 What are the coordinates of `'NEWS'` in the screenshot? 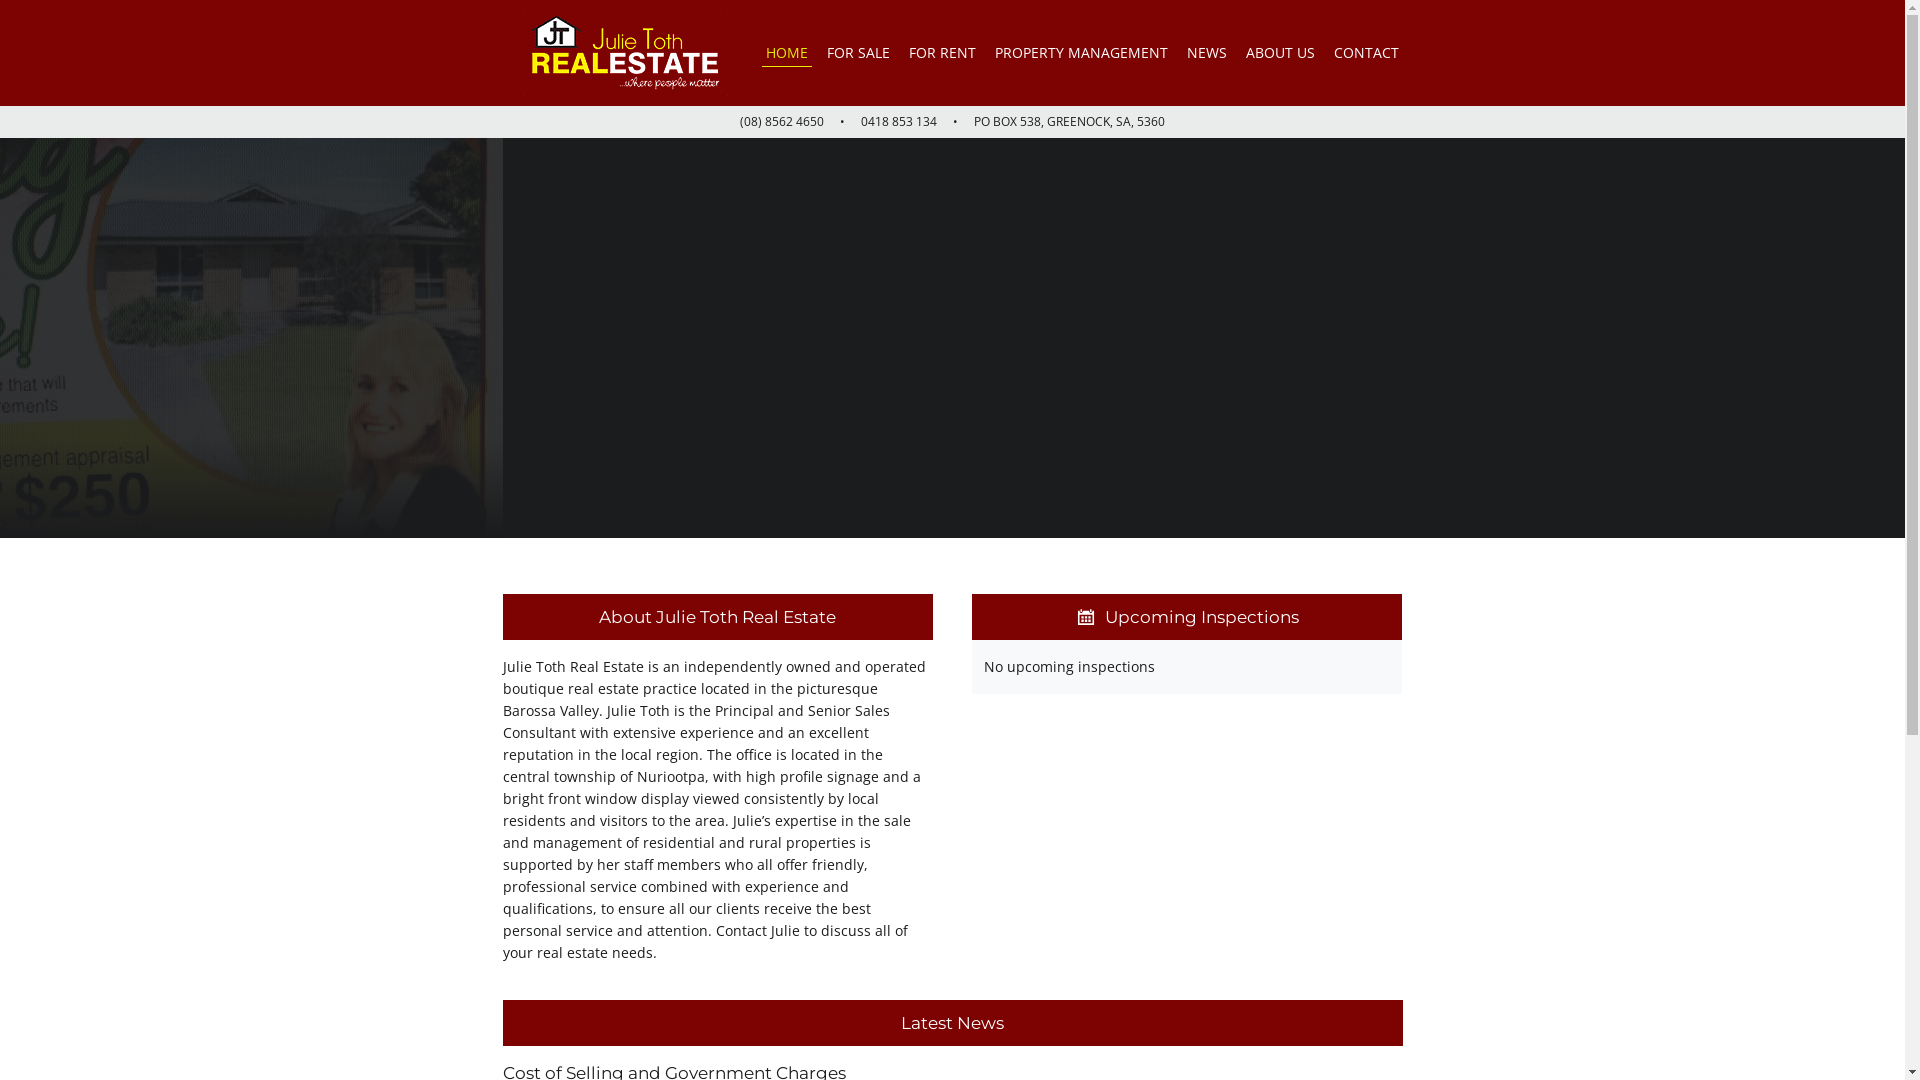 It's located at (1204, 52).